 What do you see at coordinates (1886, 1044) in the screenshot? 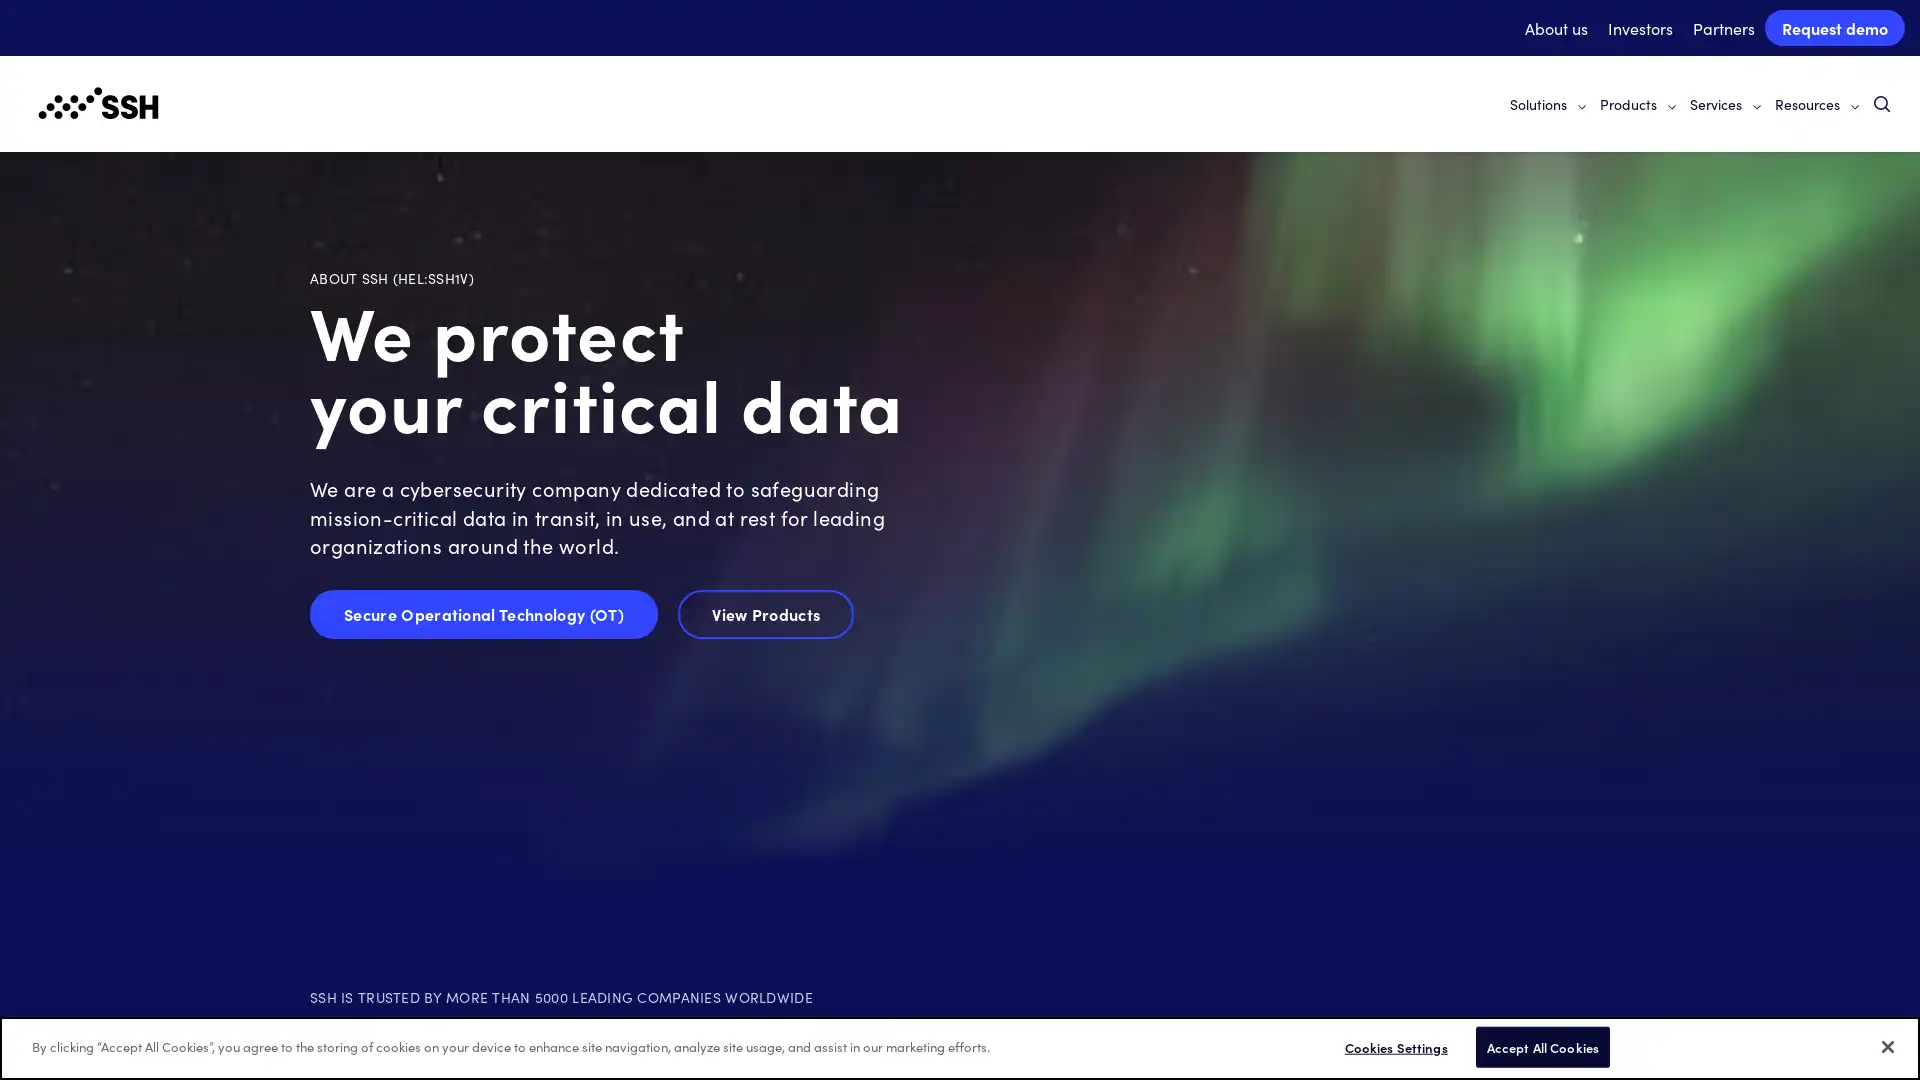
I see `Close` at bounding box center [1886, 1044].